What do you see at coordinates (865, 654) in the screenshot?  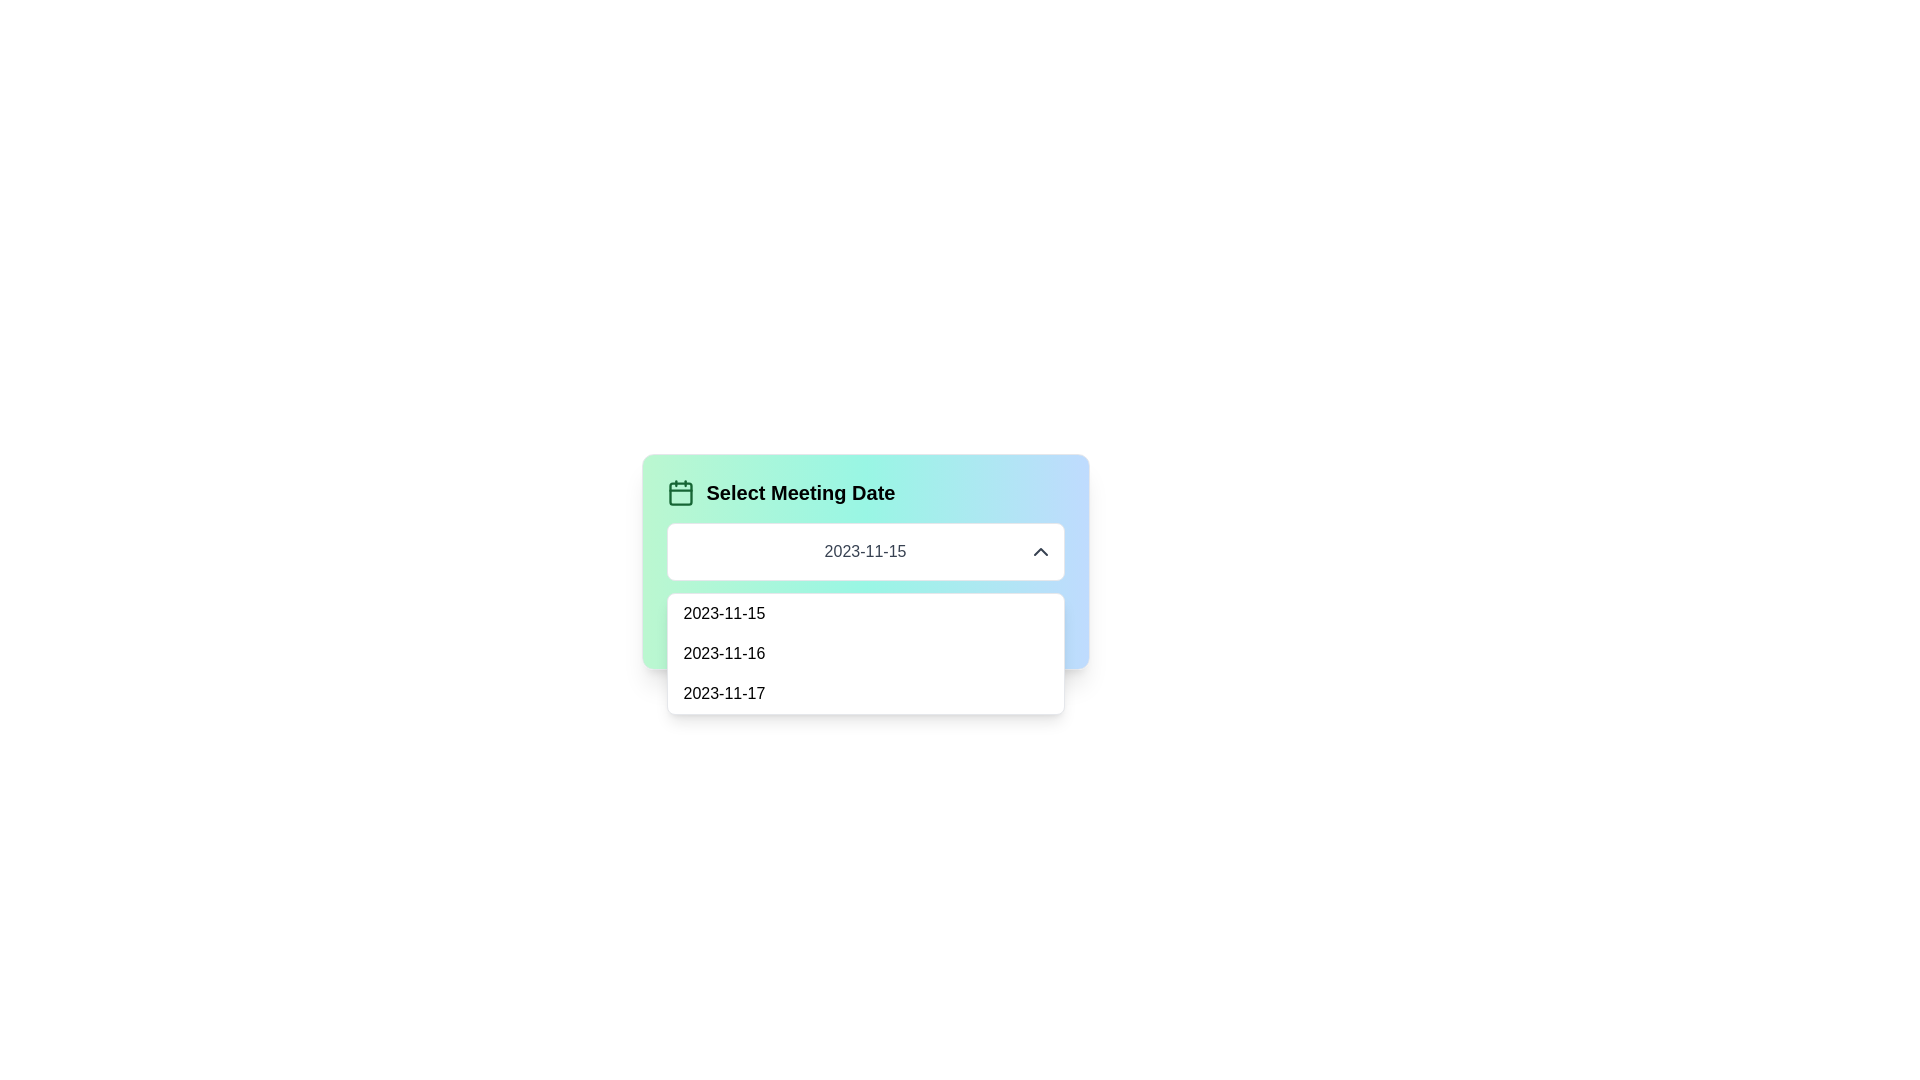 I see `the dropdown menu option that appears below the input box with the placeholder 'Choose a date', which is styled with a white background and rounded corners` at bounding box center [865, 654].